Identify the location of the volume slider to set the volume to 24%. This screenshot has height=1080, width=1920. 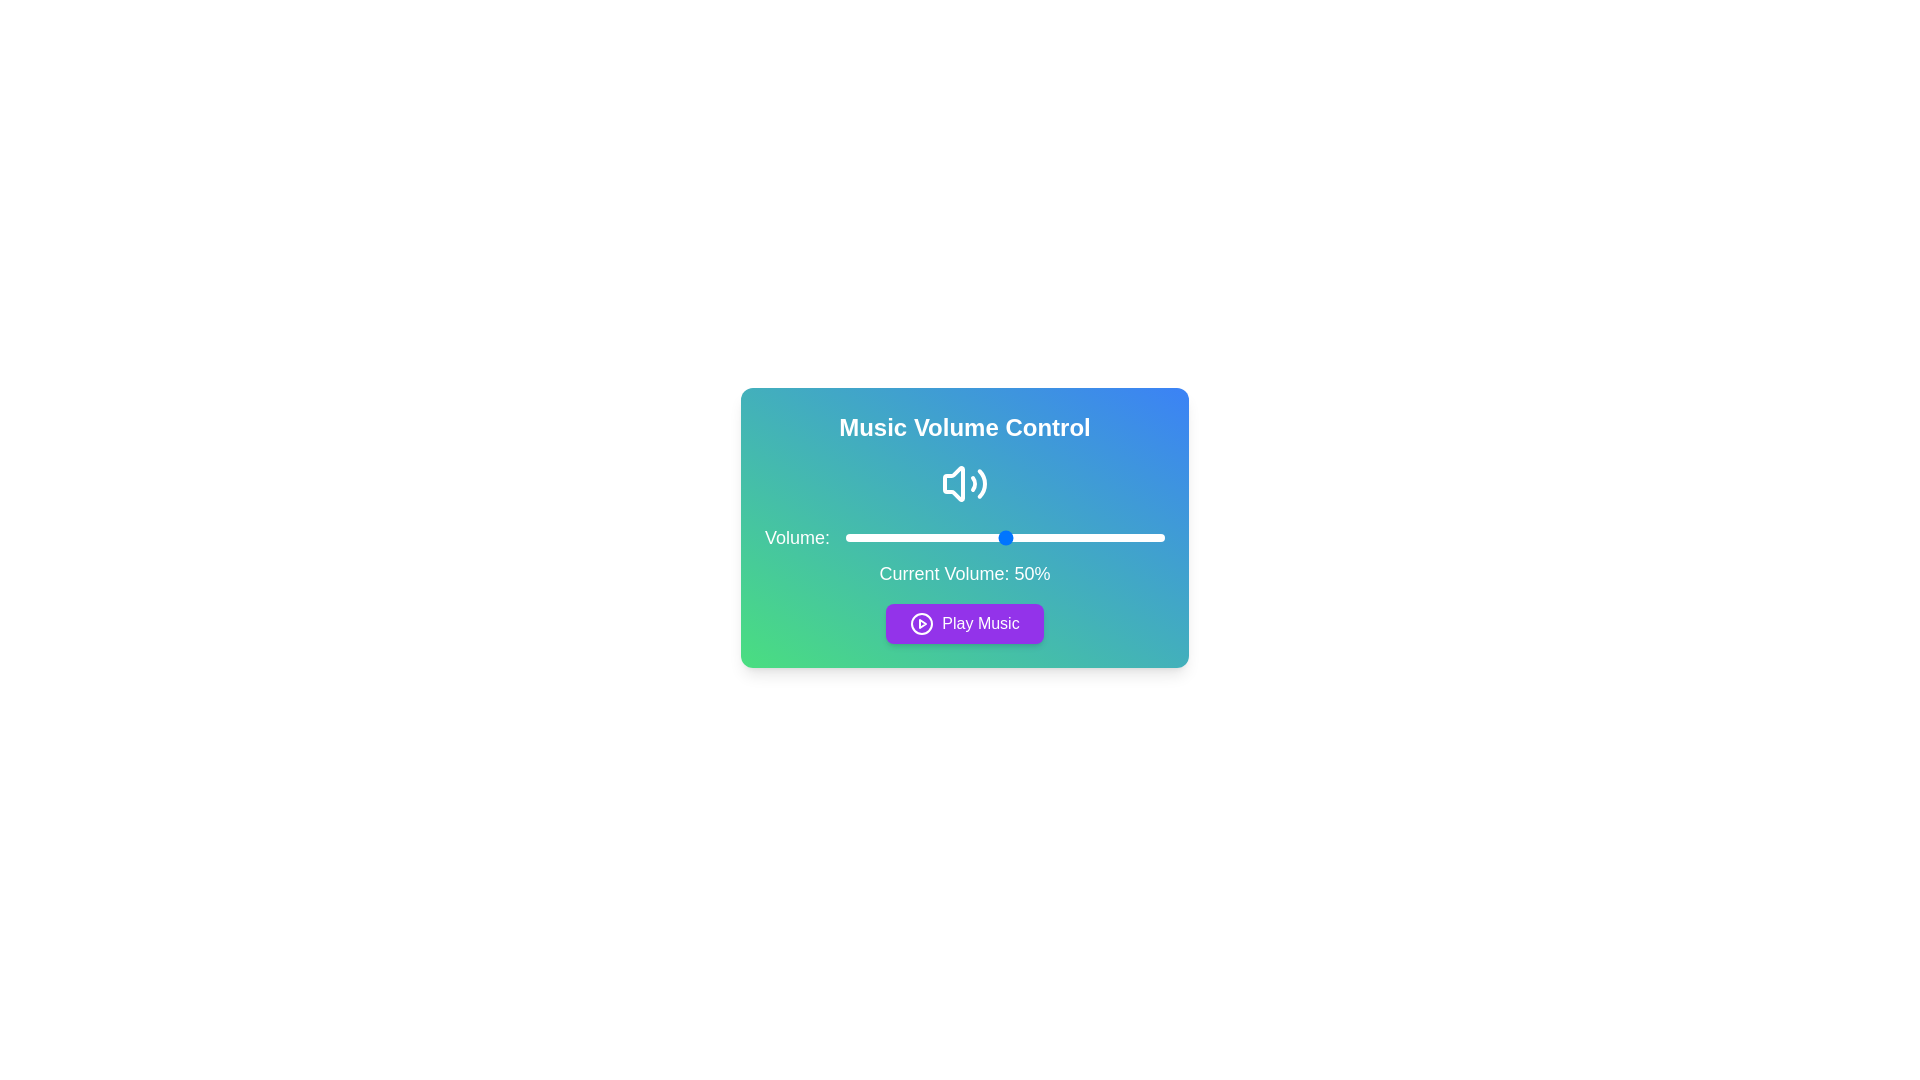
(921, 536).